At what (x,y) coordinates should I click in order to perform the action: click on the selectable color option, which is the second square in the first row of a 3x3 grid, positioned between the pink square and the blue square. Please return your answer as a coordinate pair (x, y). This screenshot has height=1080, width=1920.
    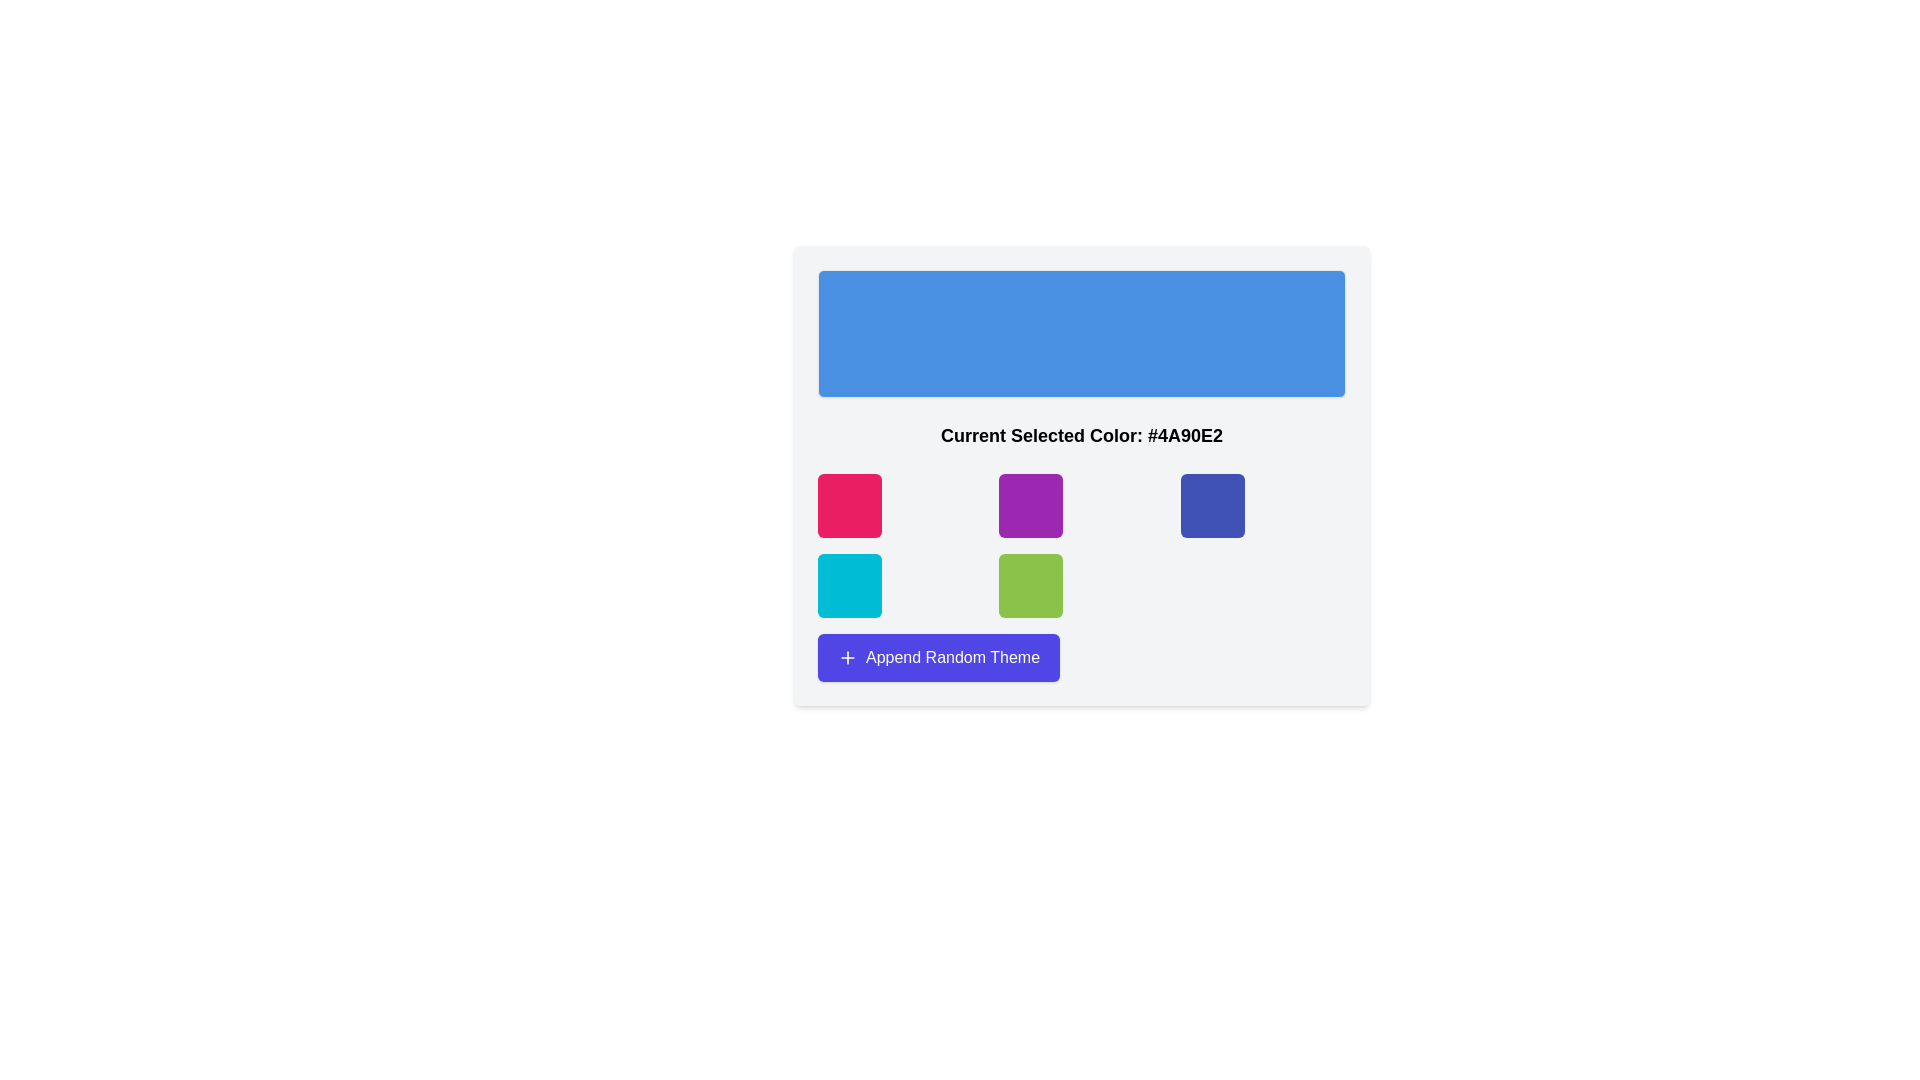
    Looking at the image, I should click on (1031, 504).